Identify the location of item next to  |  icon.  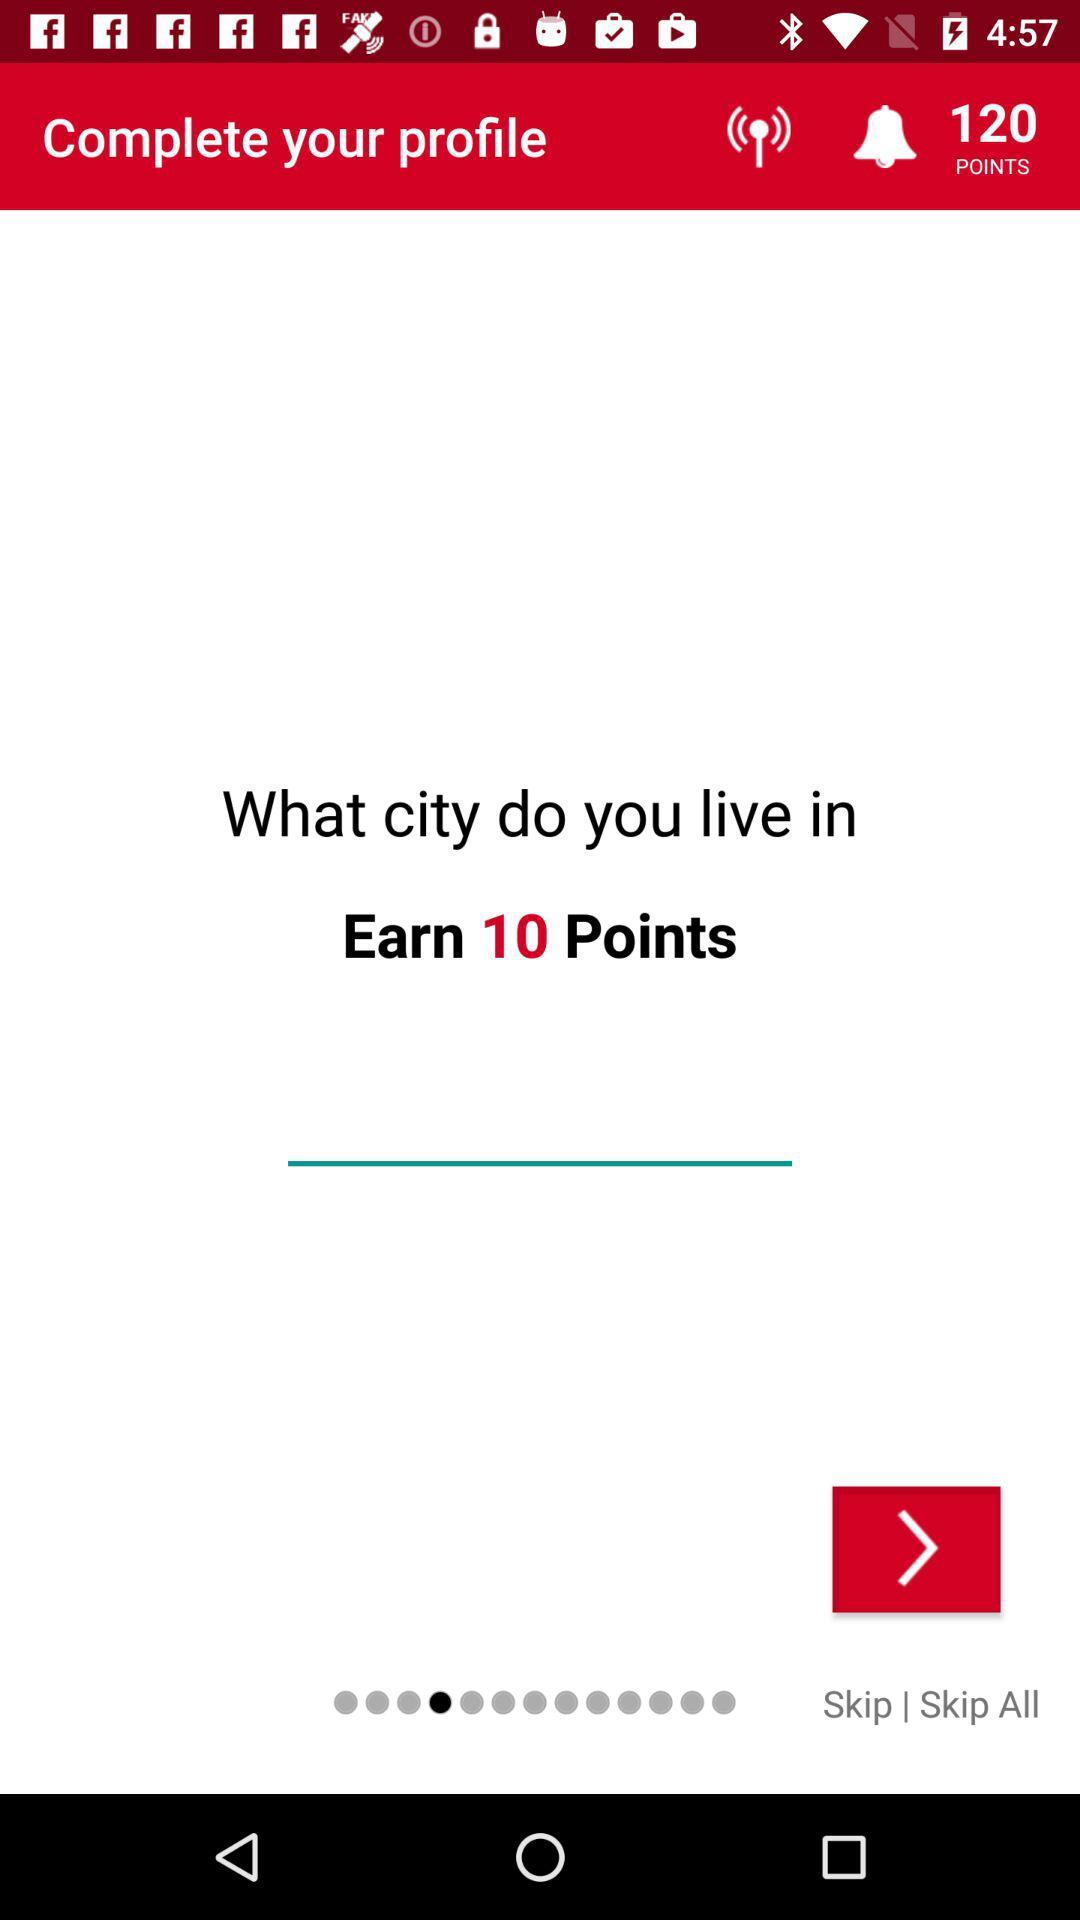
(978, 1702).